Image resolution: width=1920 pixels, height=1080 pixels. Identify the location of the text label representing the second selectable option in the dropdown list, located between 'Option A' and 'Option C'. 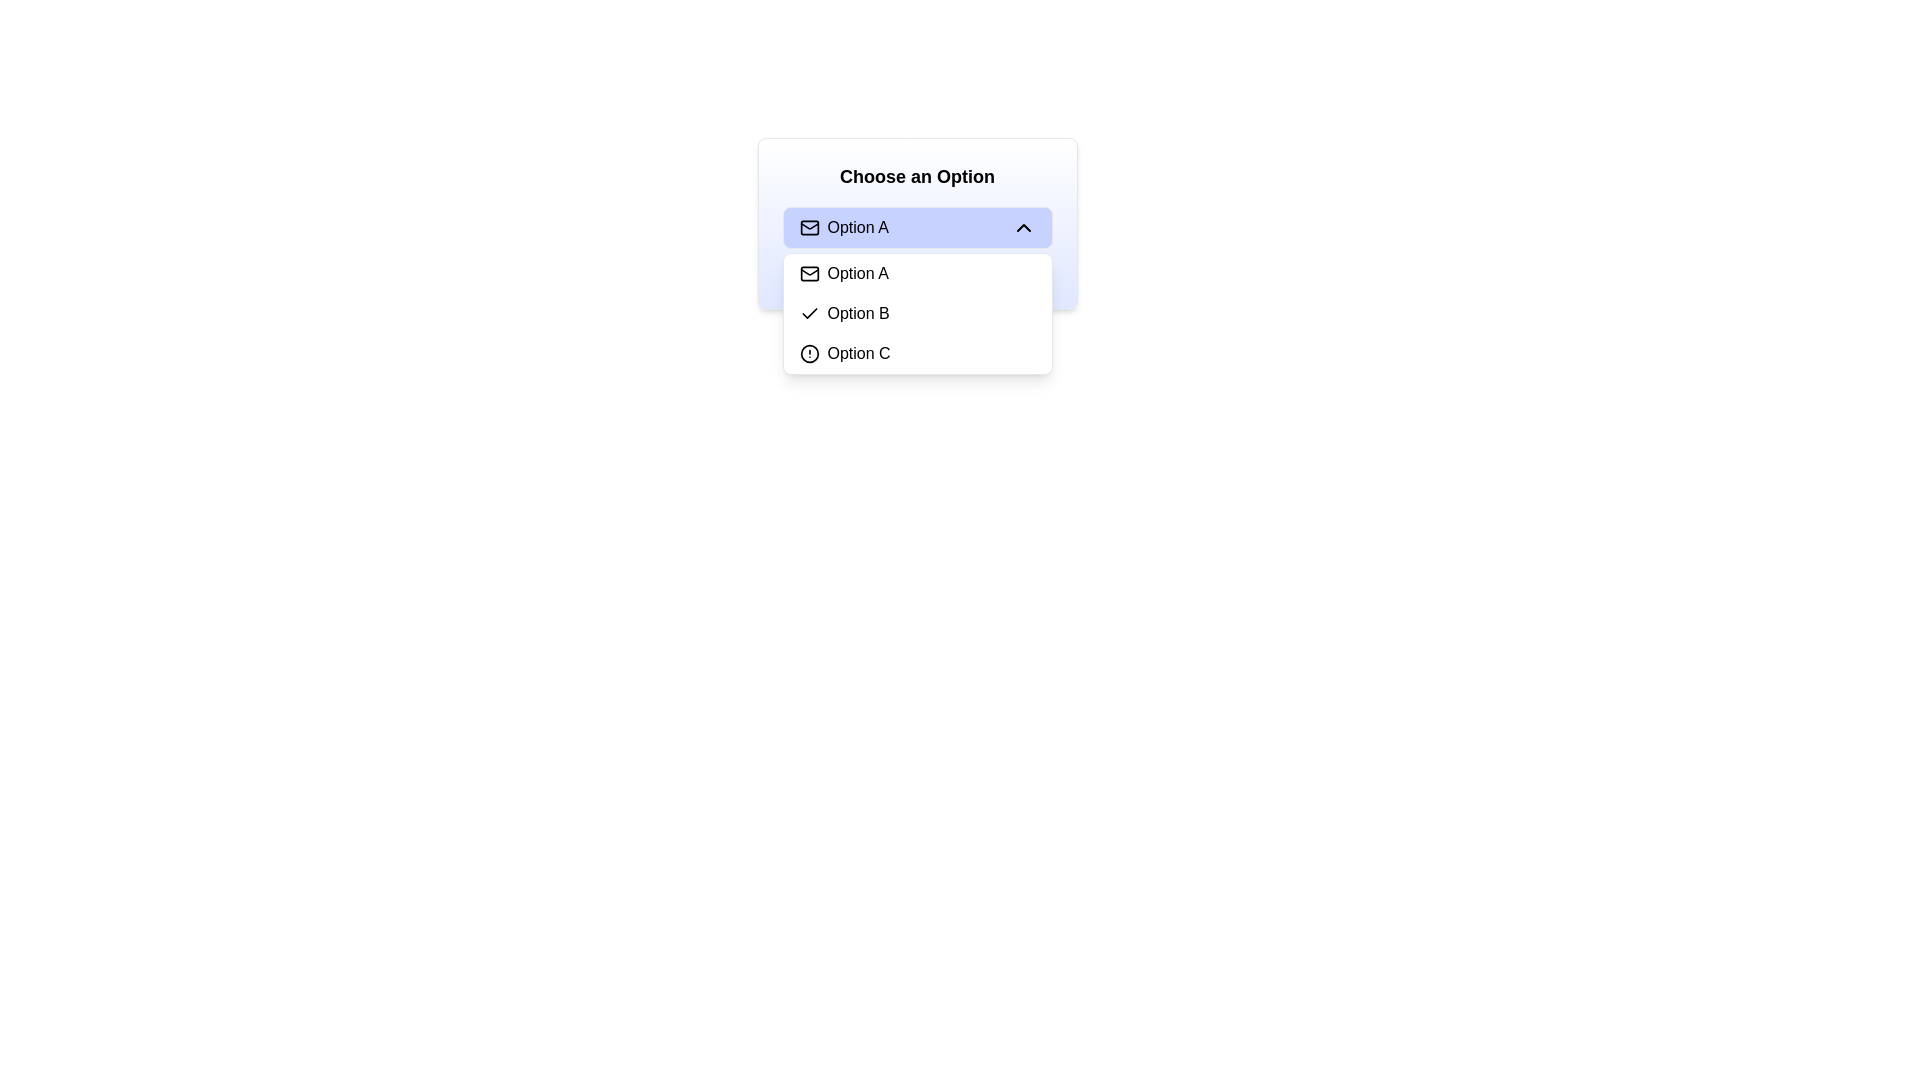
(858, 313).